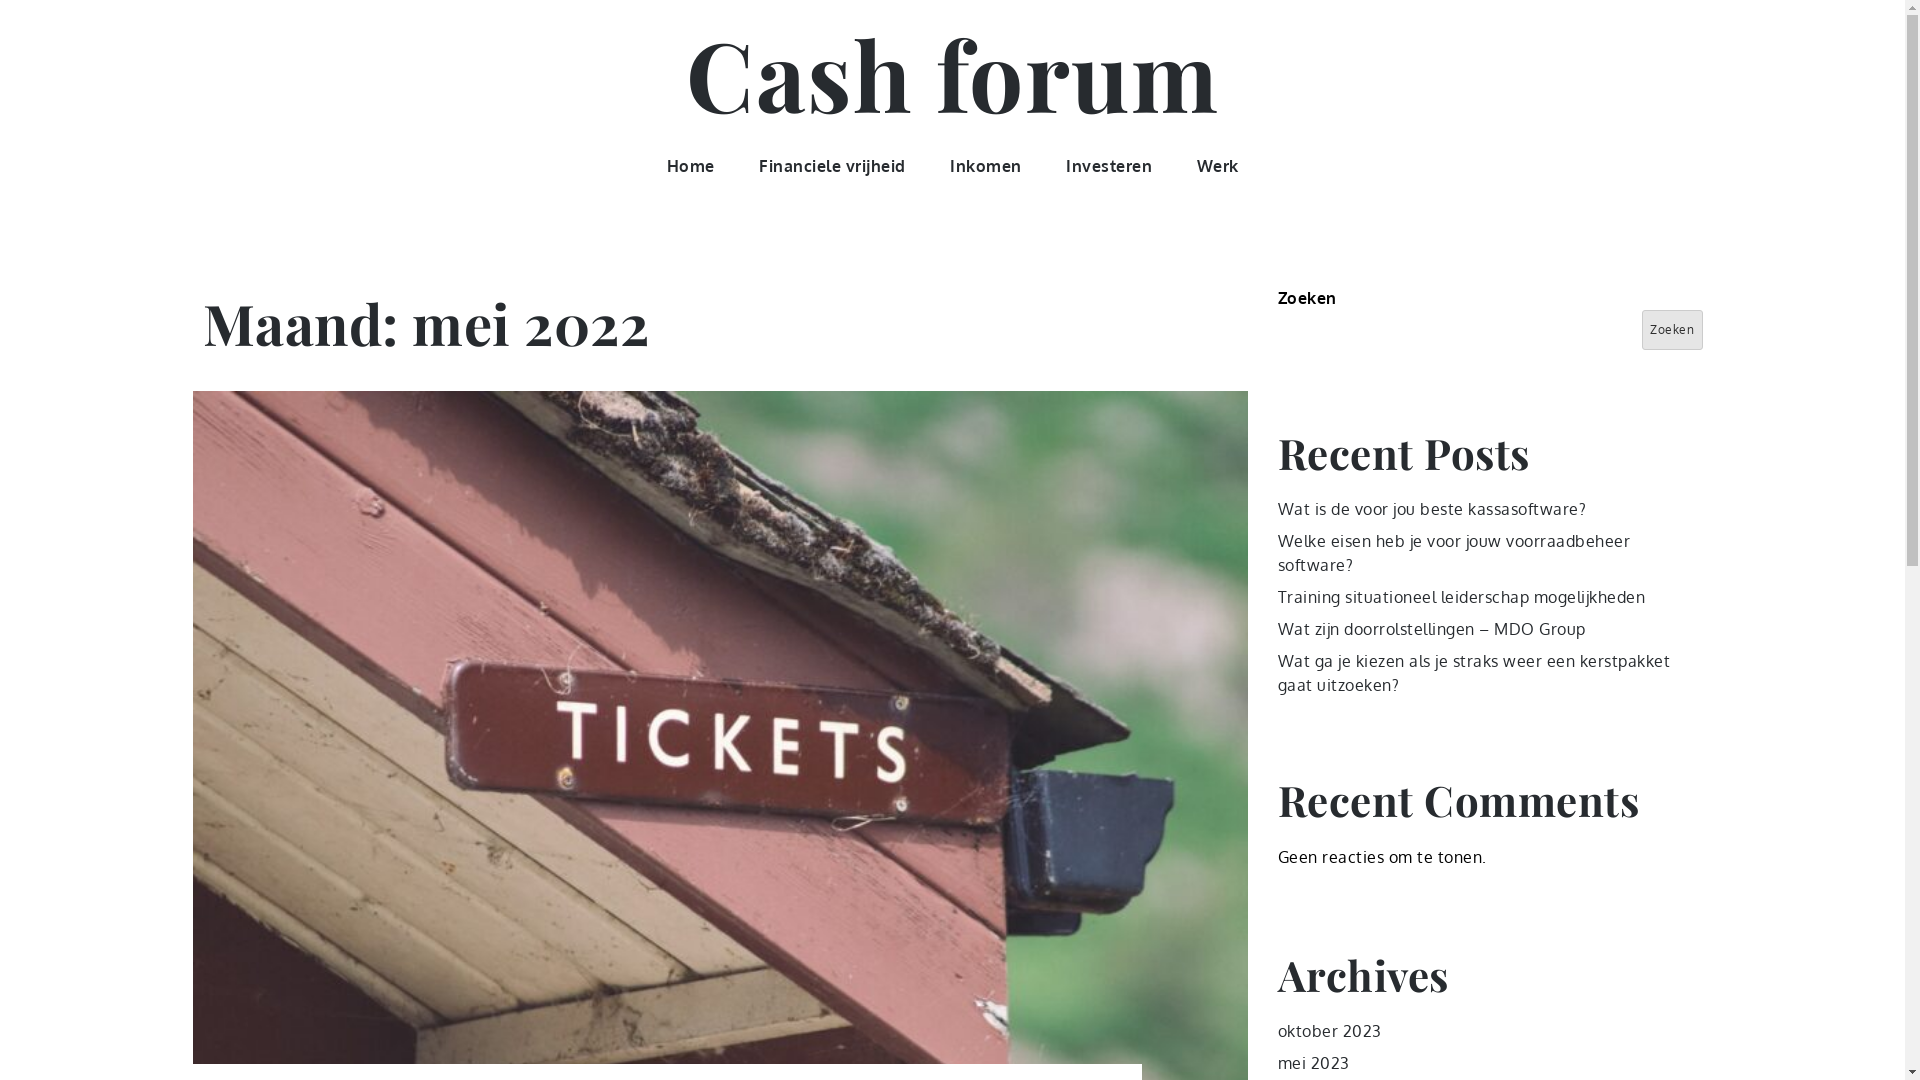 The height and width of the screenshot is (1080, 1920). Describe the element at coordinates (985, 164) in the screenshot. I see `'Inkomen'` at that location.